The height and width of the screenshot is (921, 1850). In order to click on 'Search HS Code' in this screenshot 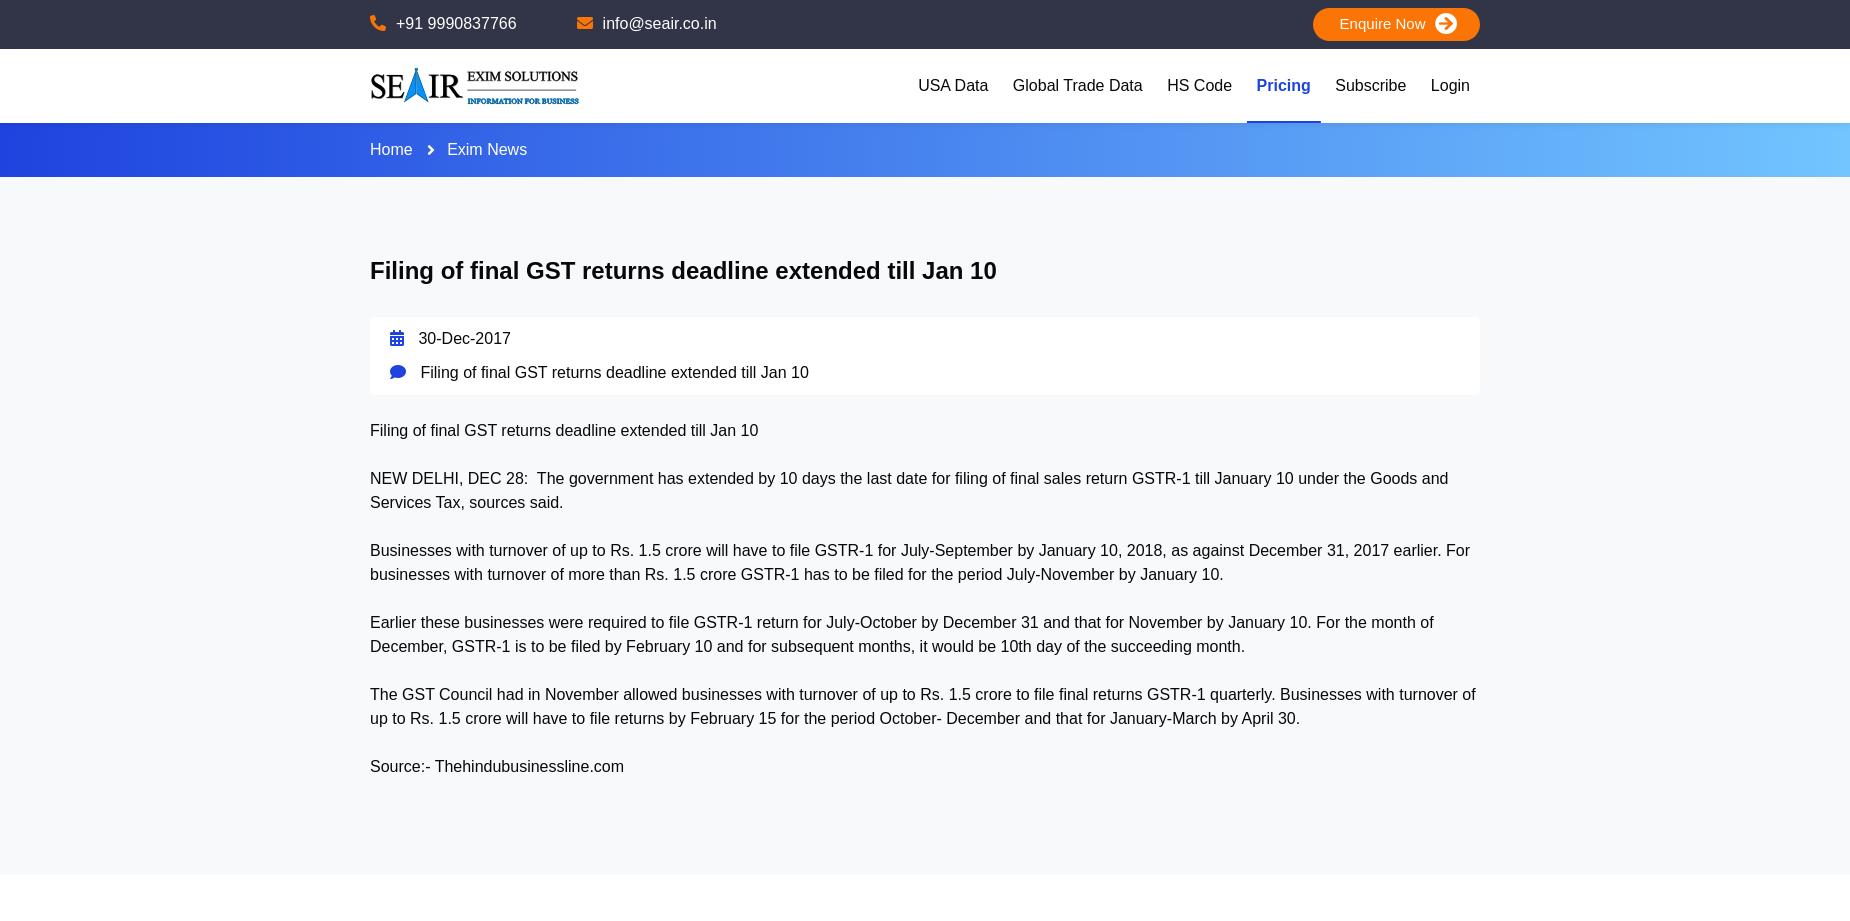, I will do `click(1234, 136)`.